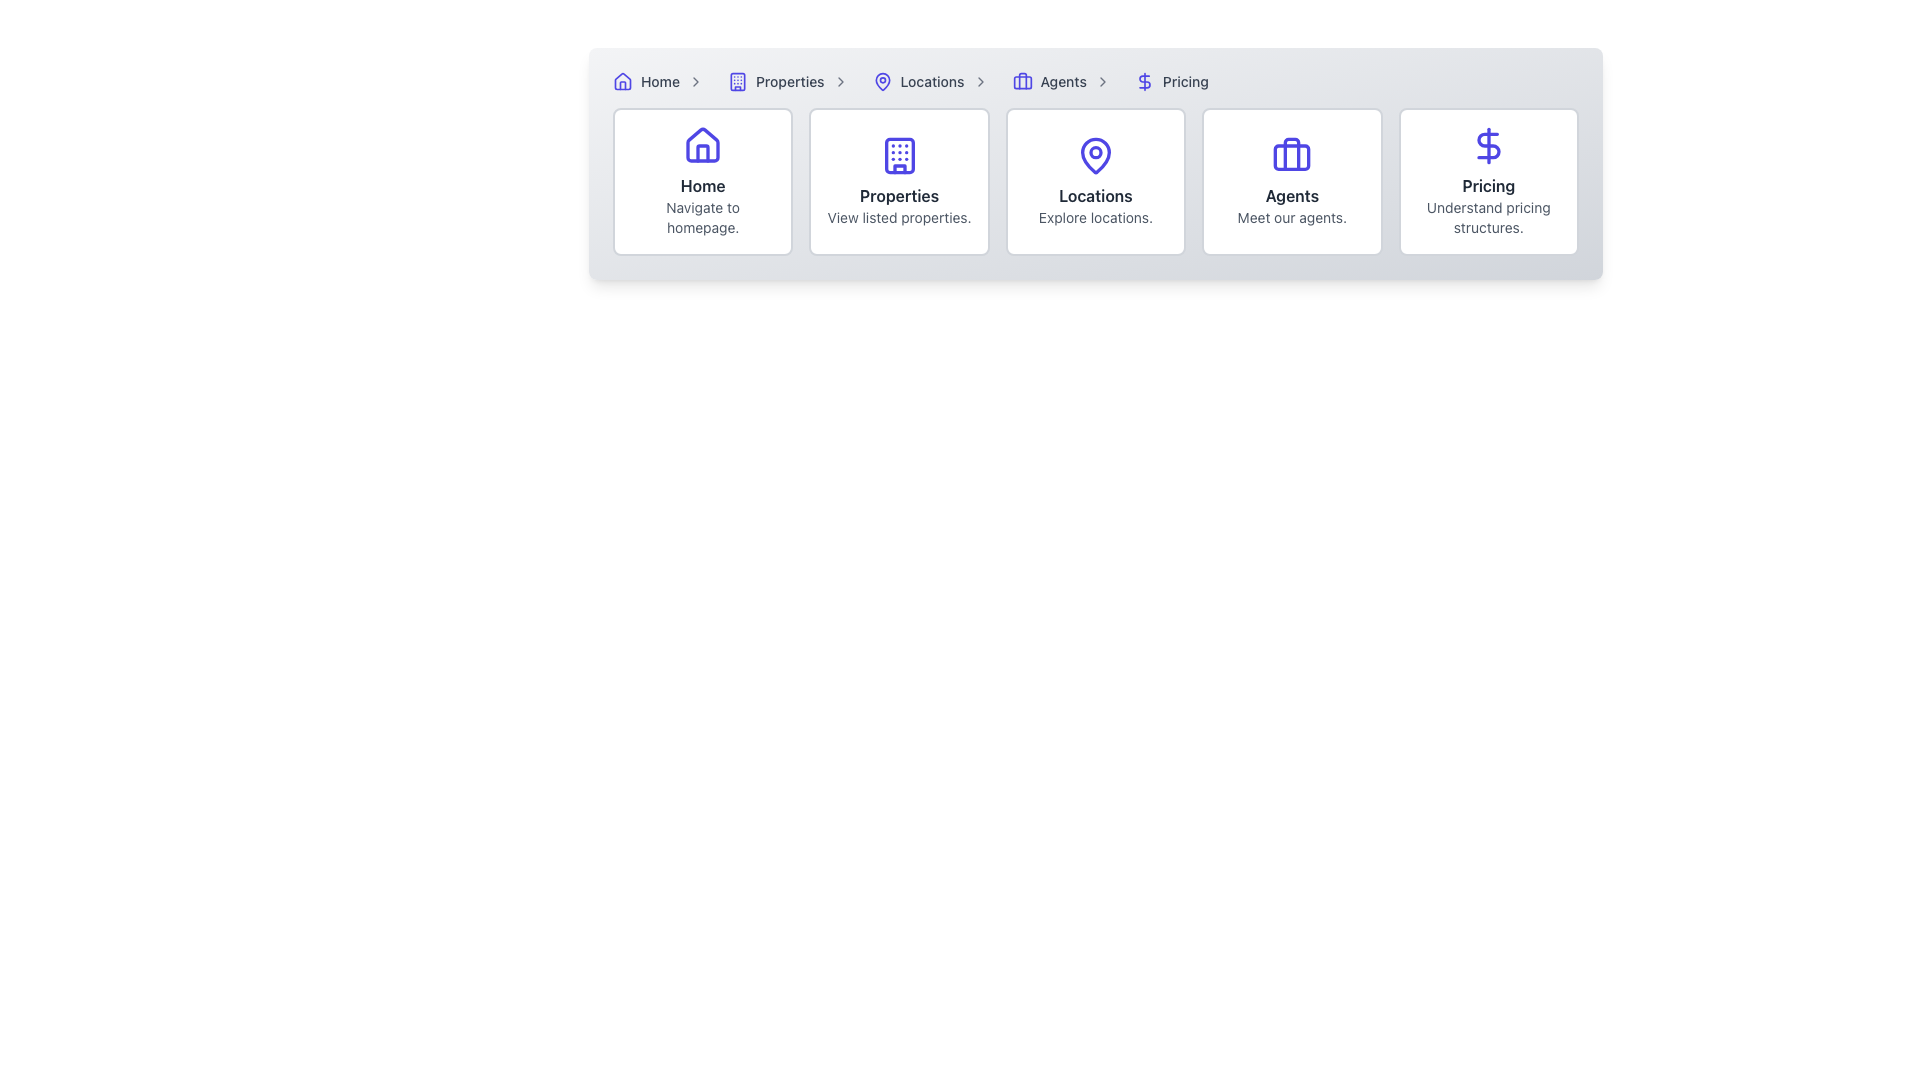  Describe the element at coordinates (1022, 81) in the screenshot. I see `the graphical vector SVG component that represents the briefcase icon in the navigation bar, adjacent to the 'Agents' menu entry` at that location.